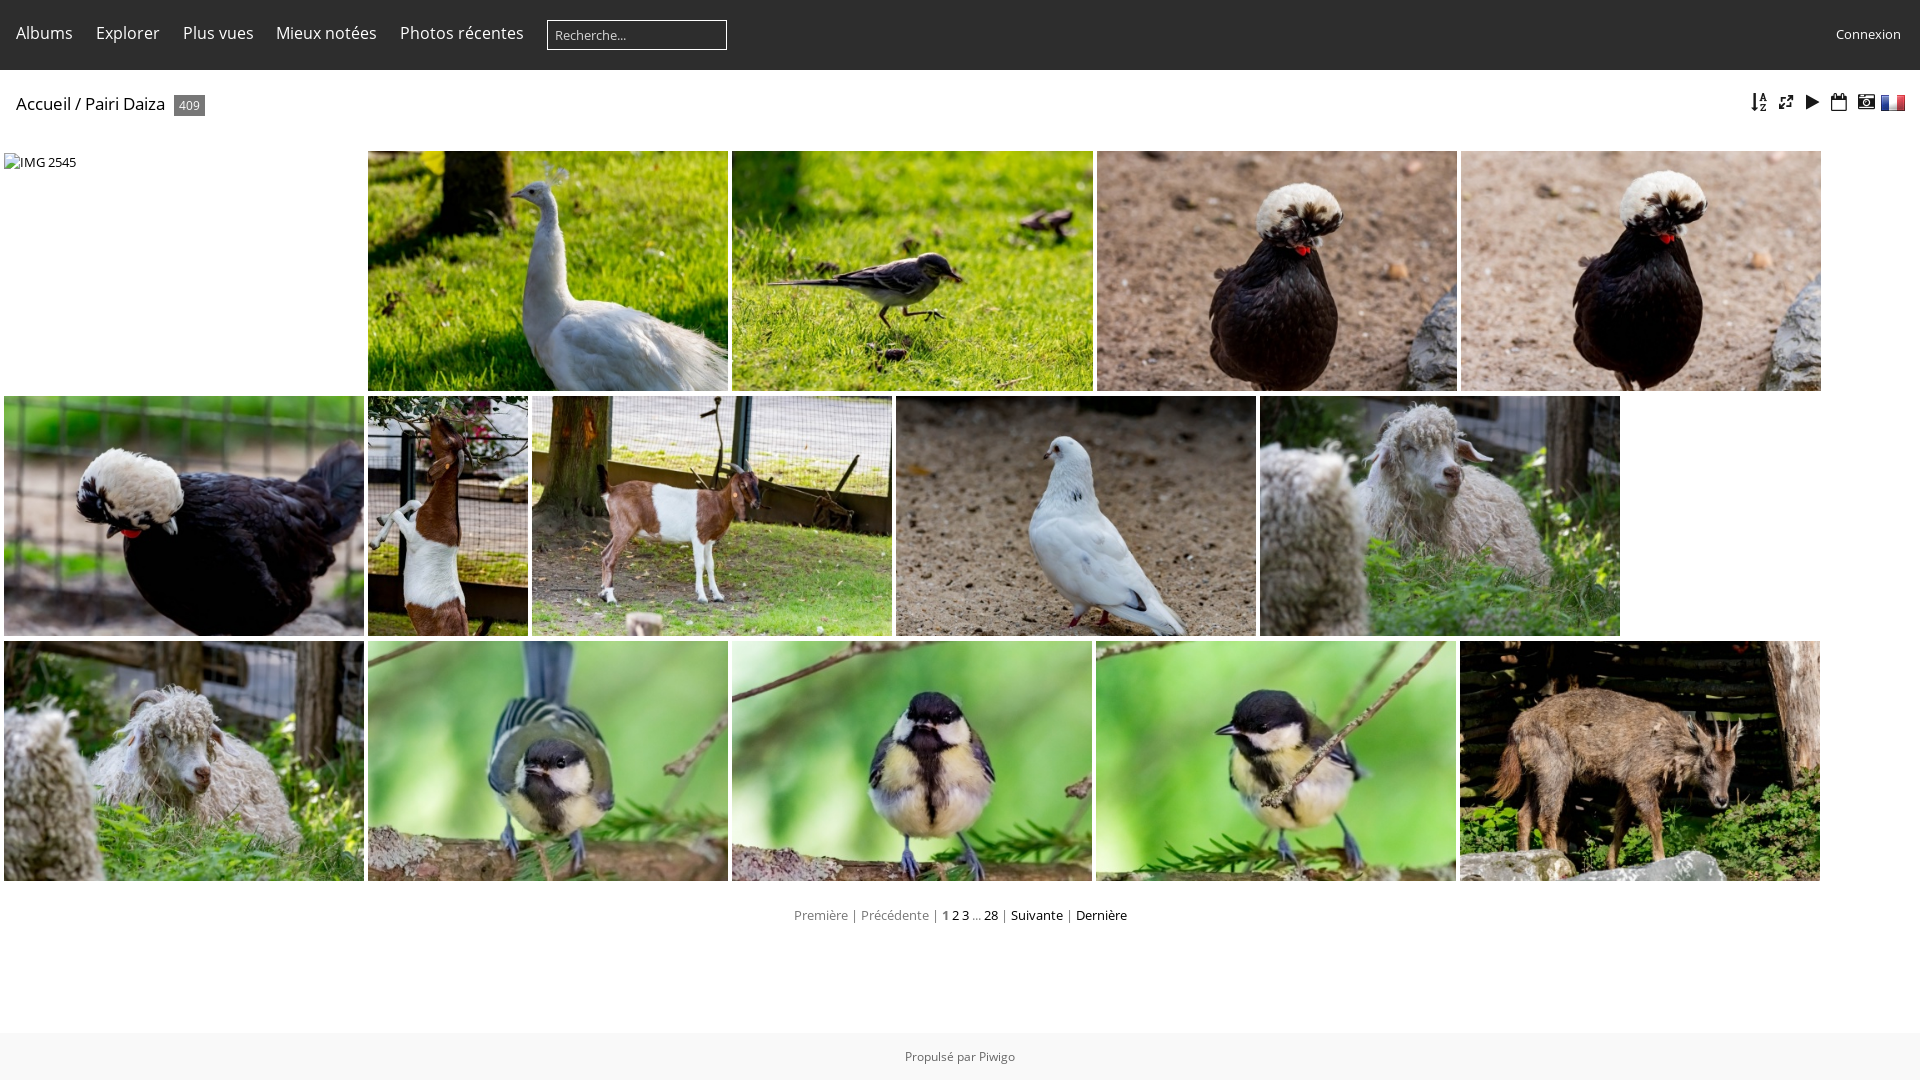 The height and width of the screenshot is (1080, 1920). What do you see at coordinates (983, 914) in the screenshot?
I see `'28'` at bounding box center [983, 914].